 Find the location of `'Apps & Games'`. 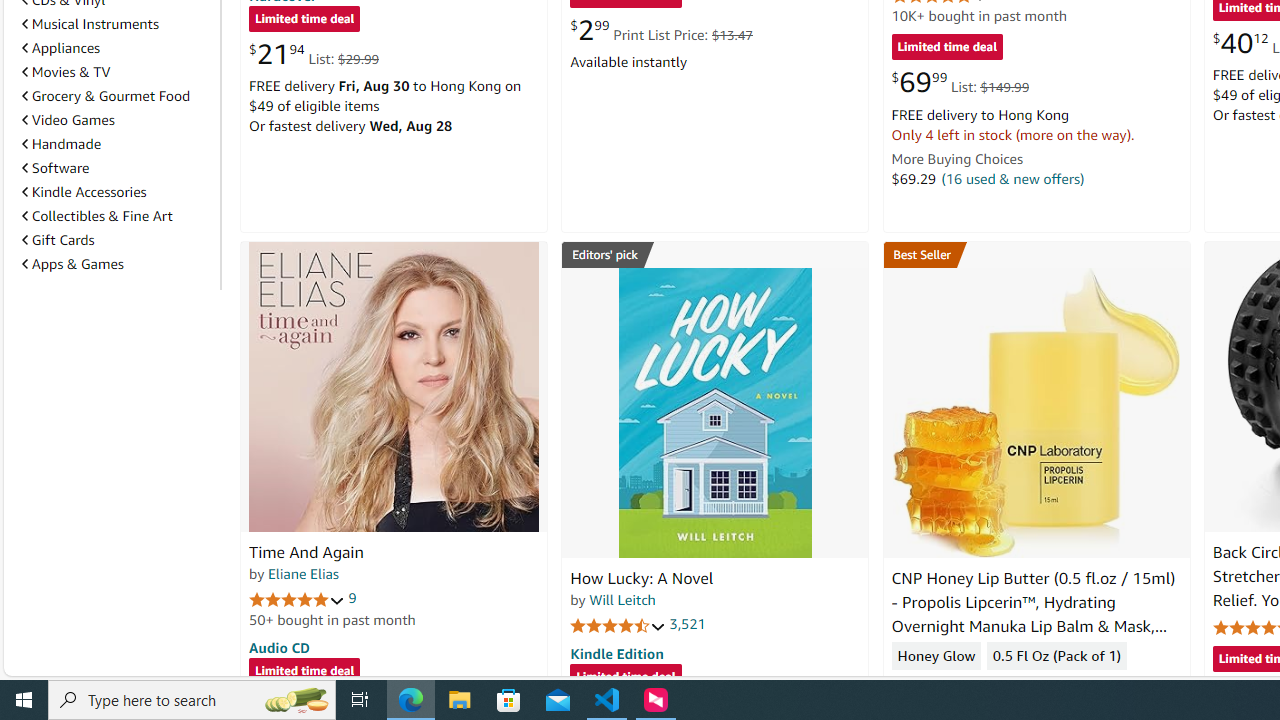

'Apps & Games' is located at coordinates (116, 263).